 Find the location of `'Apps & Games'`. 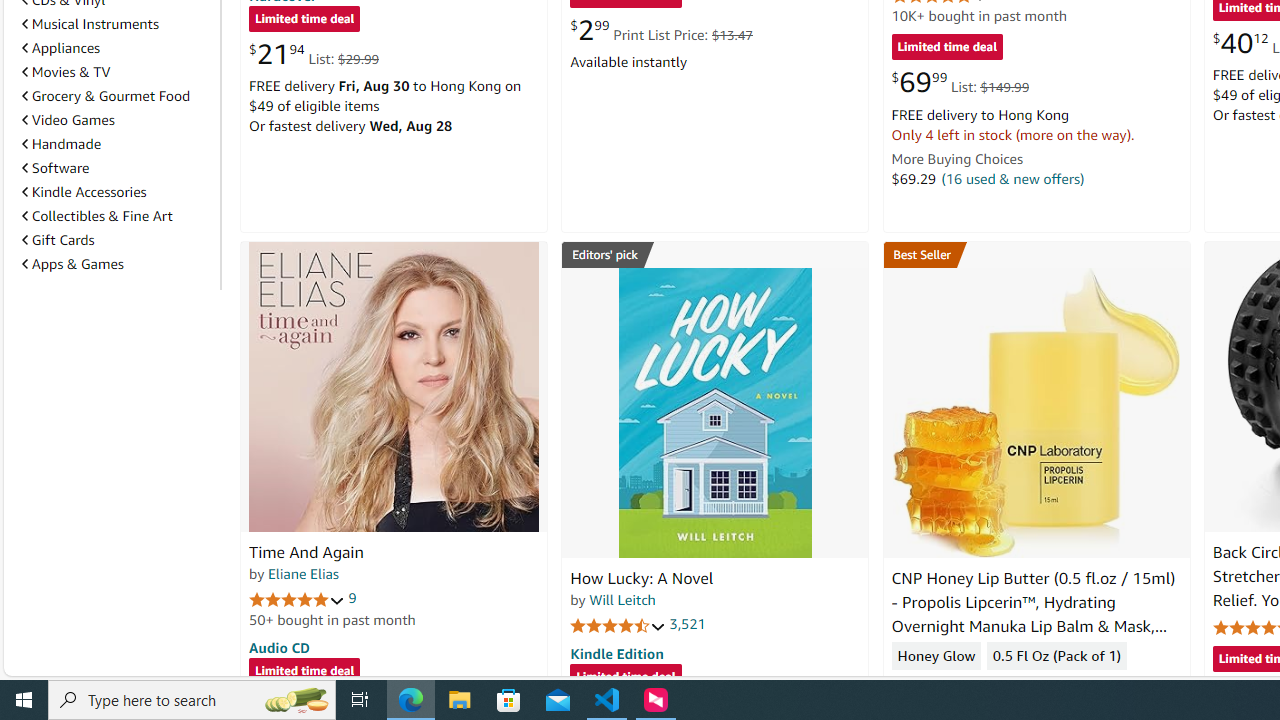

'Apps & Games' is located at coordinates (116, 263).